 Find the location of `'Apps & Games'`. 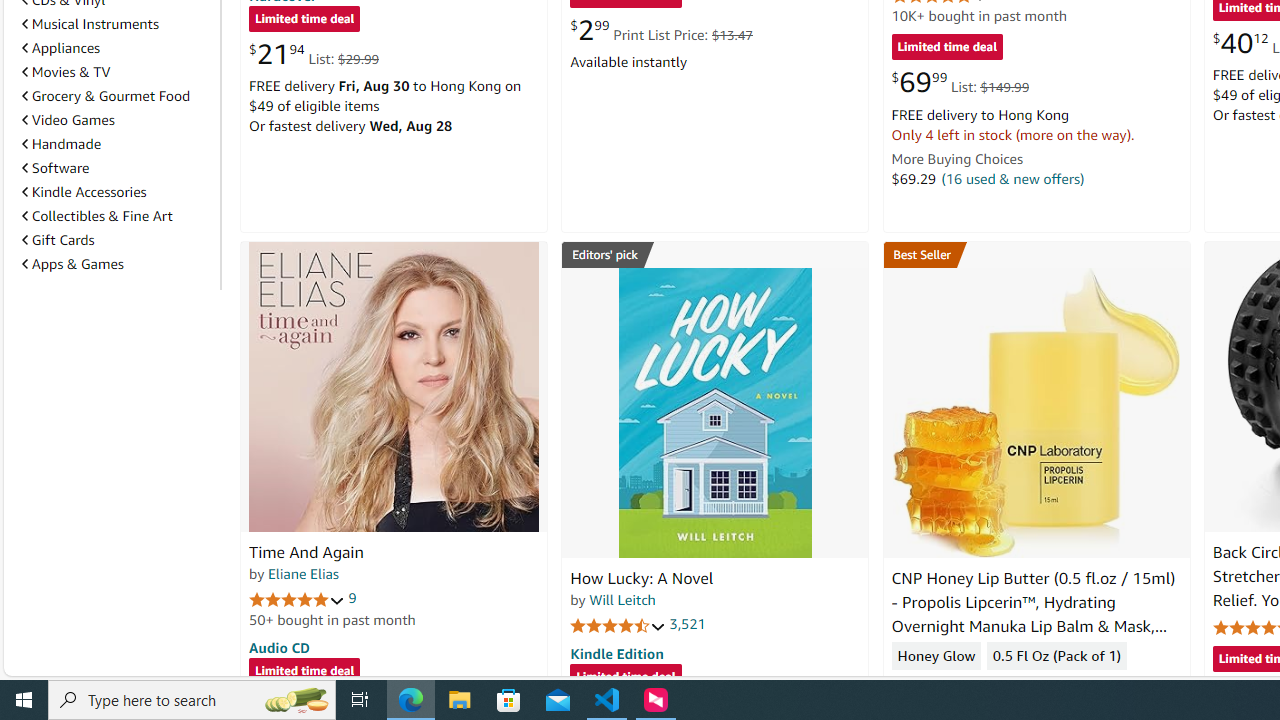

'Apps & Games' is located at coordinates (116, 263).